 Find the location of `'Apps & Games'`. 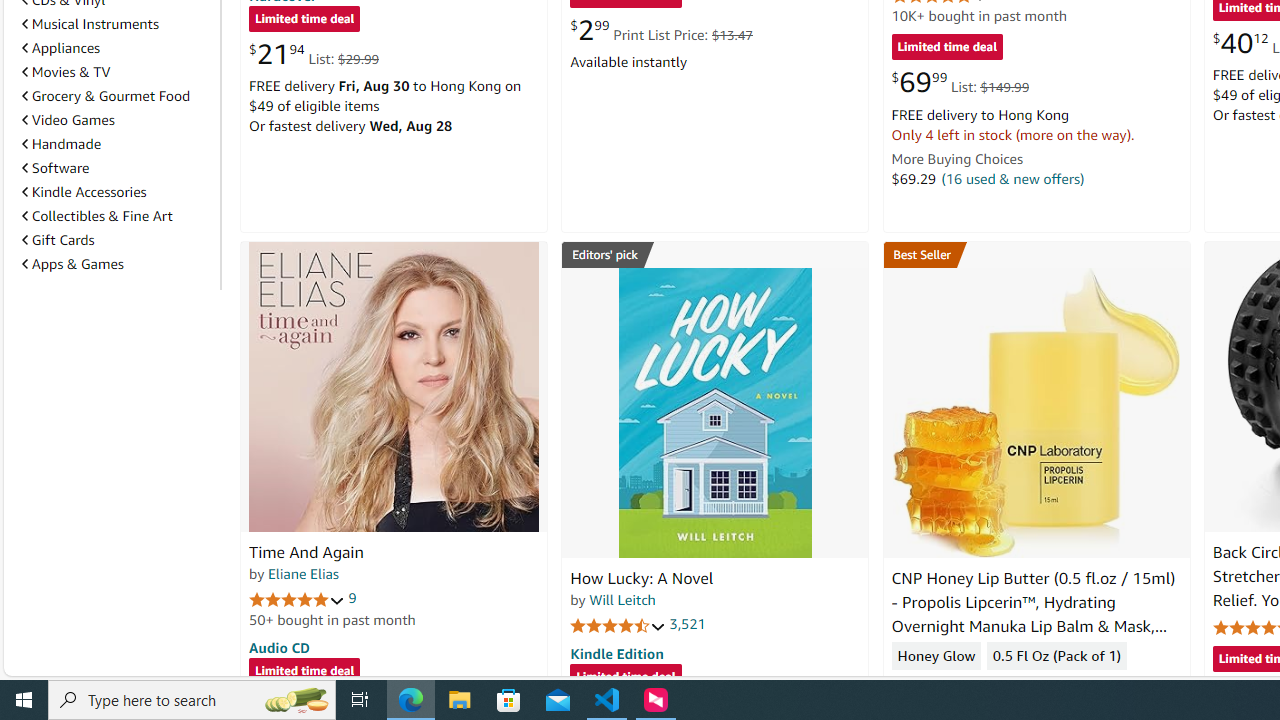

'Apps & Games' is located at coordinates (116, 263).